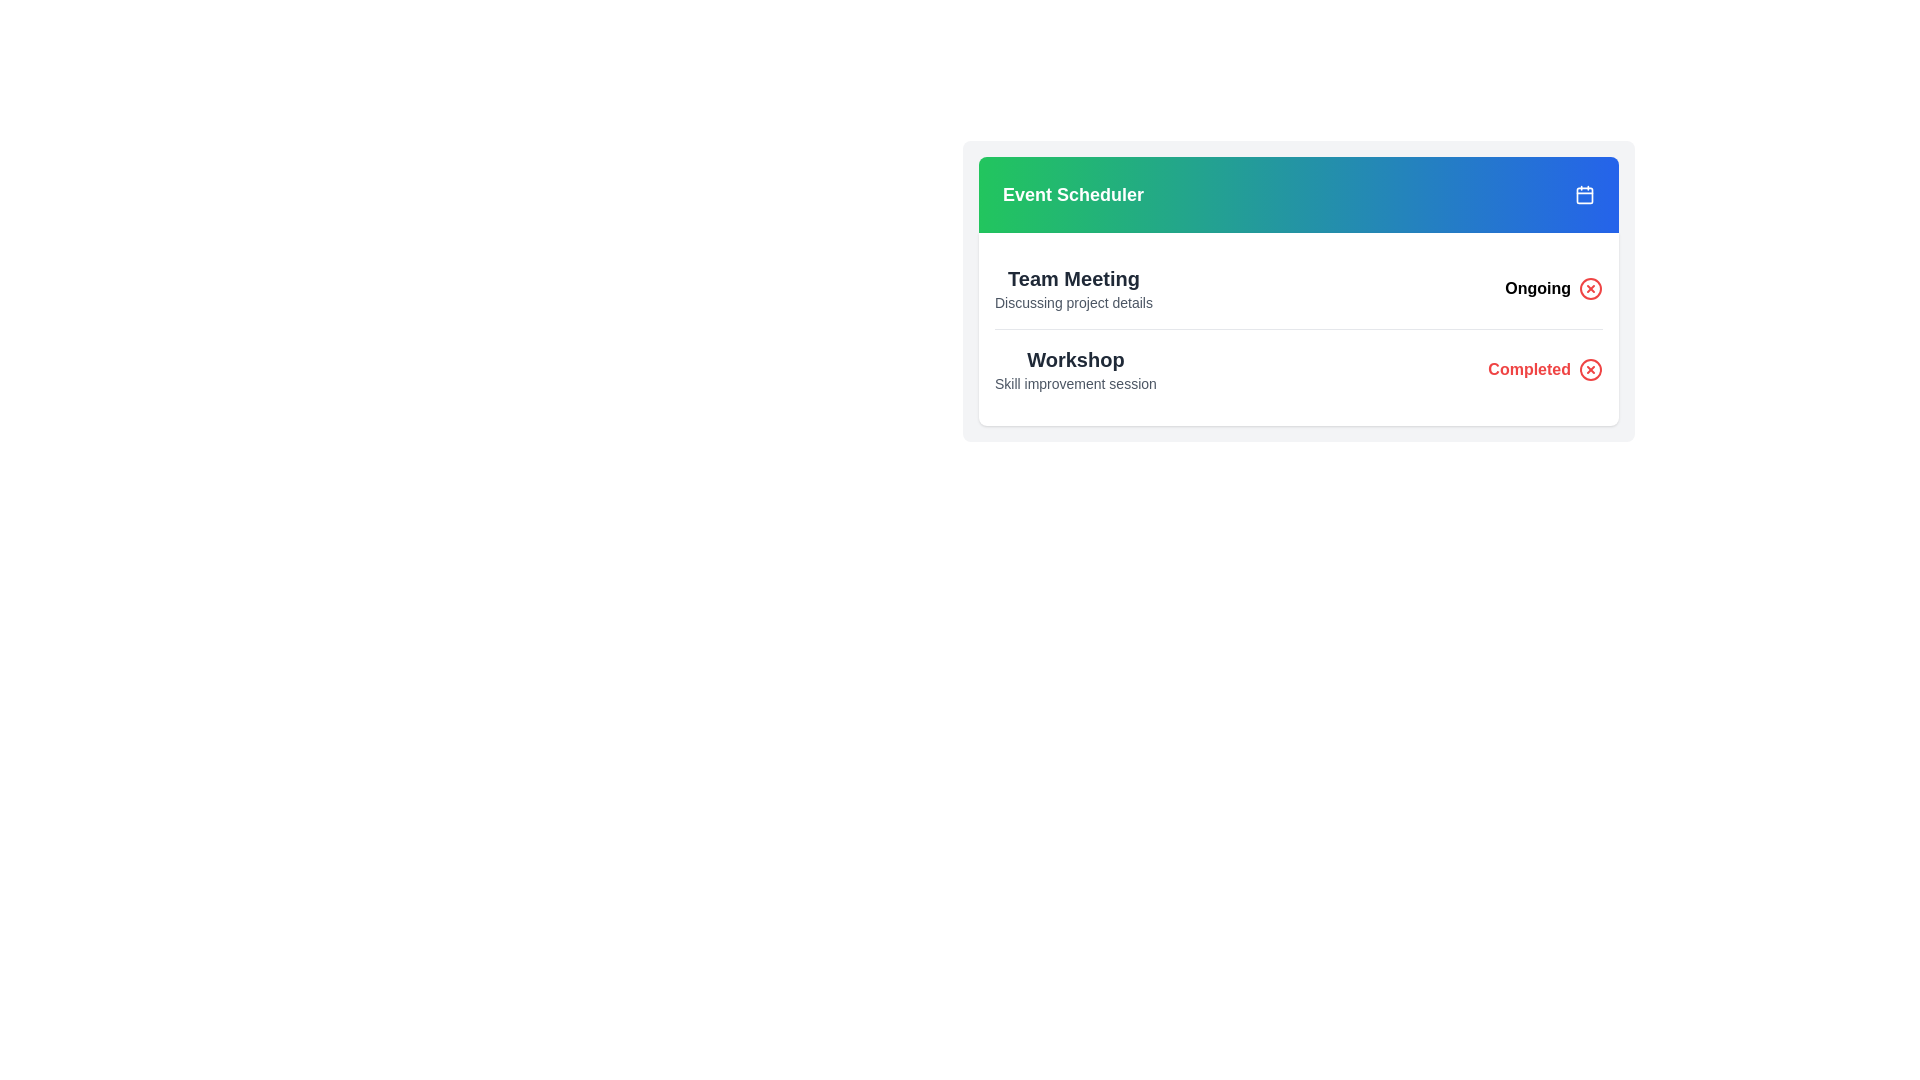 This screenshot has height=1080, width=1920. Describe the element at coordinates (1074, 384) in the screenshot. I see `the text label that provides additional information for the 'Workshop' event, located beneath the bold title 'Workshop' in the bottom-left corner of the event listing card` at that location.